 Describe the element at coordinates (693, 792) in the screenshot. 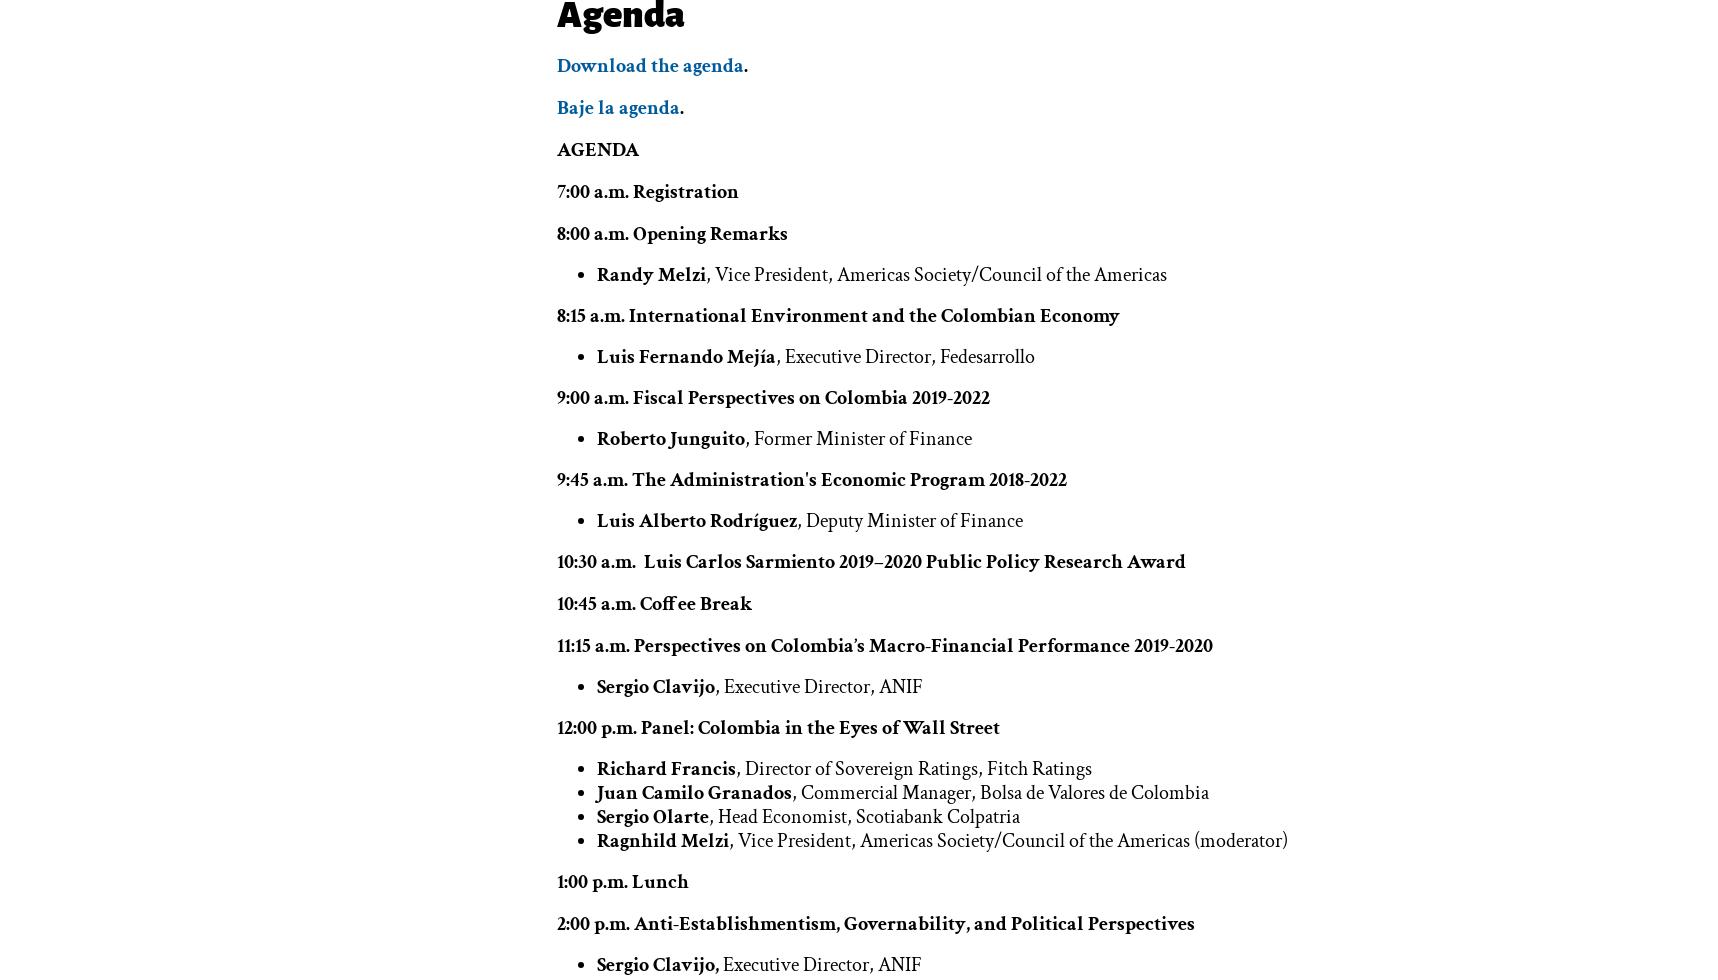

I see `'Juan Camilo Granados'` at that location.